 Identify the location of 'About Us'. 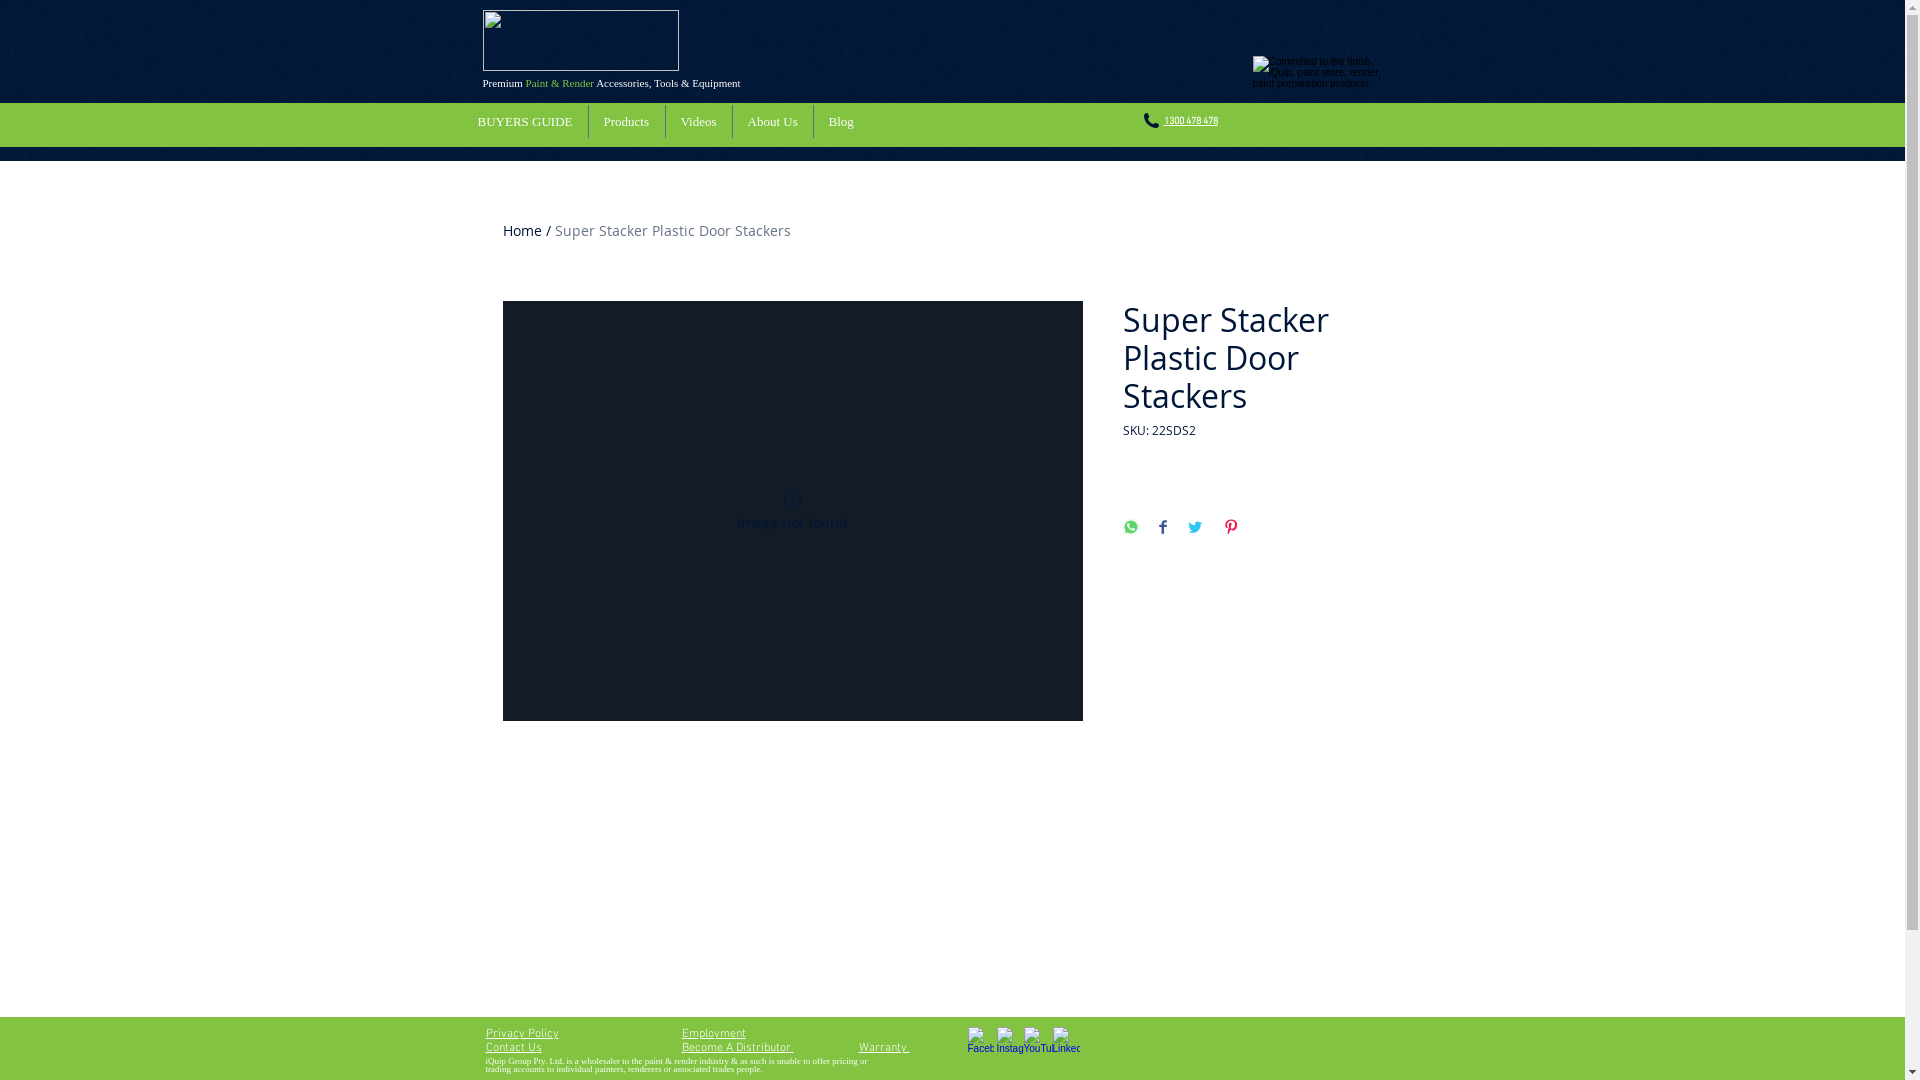
(771, 121).